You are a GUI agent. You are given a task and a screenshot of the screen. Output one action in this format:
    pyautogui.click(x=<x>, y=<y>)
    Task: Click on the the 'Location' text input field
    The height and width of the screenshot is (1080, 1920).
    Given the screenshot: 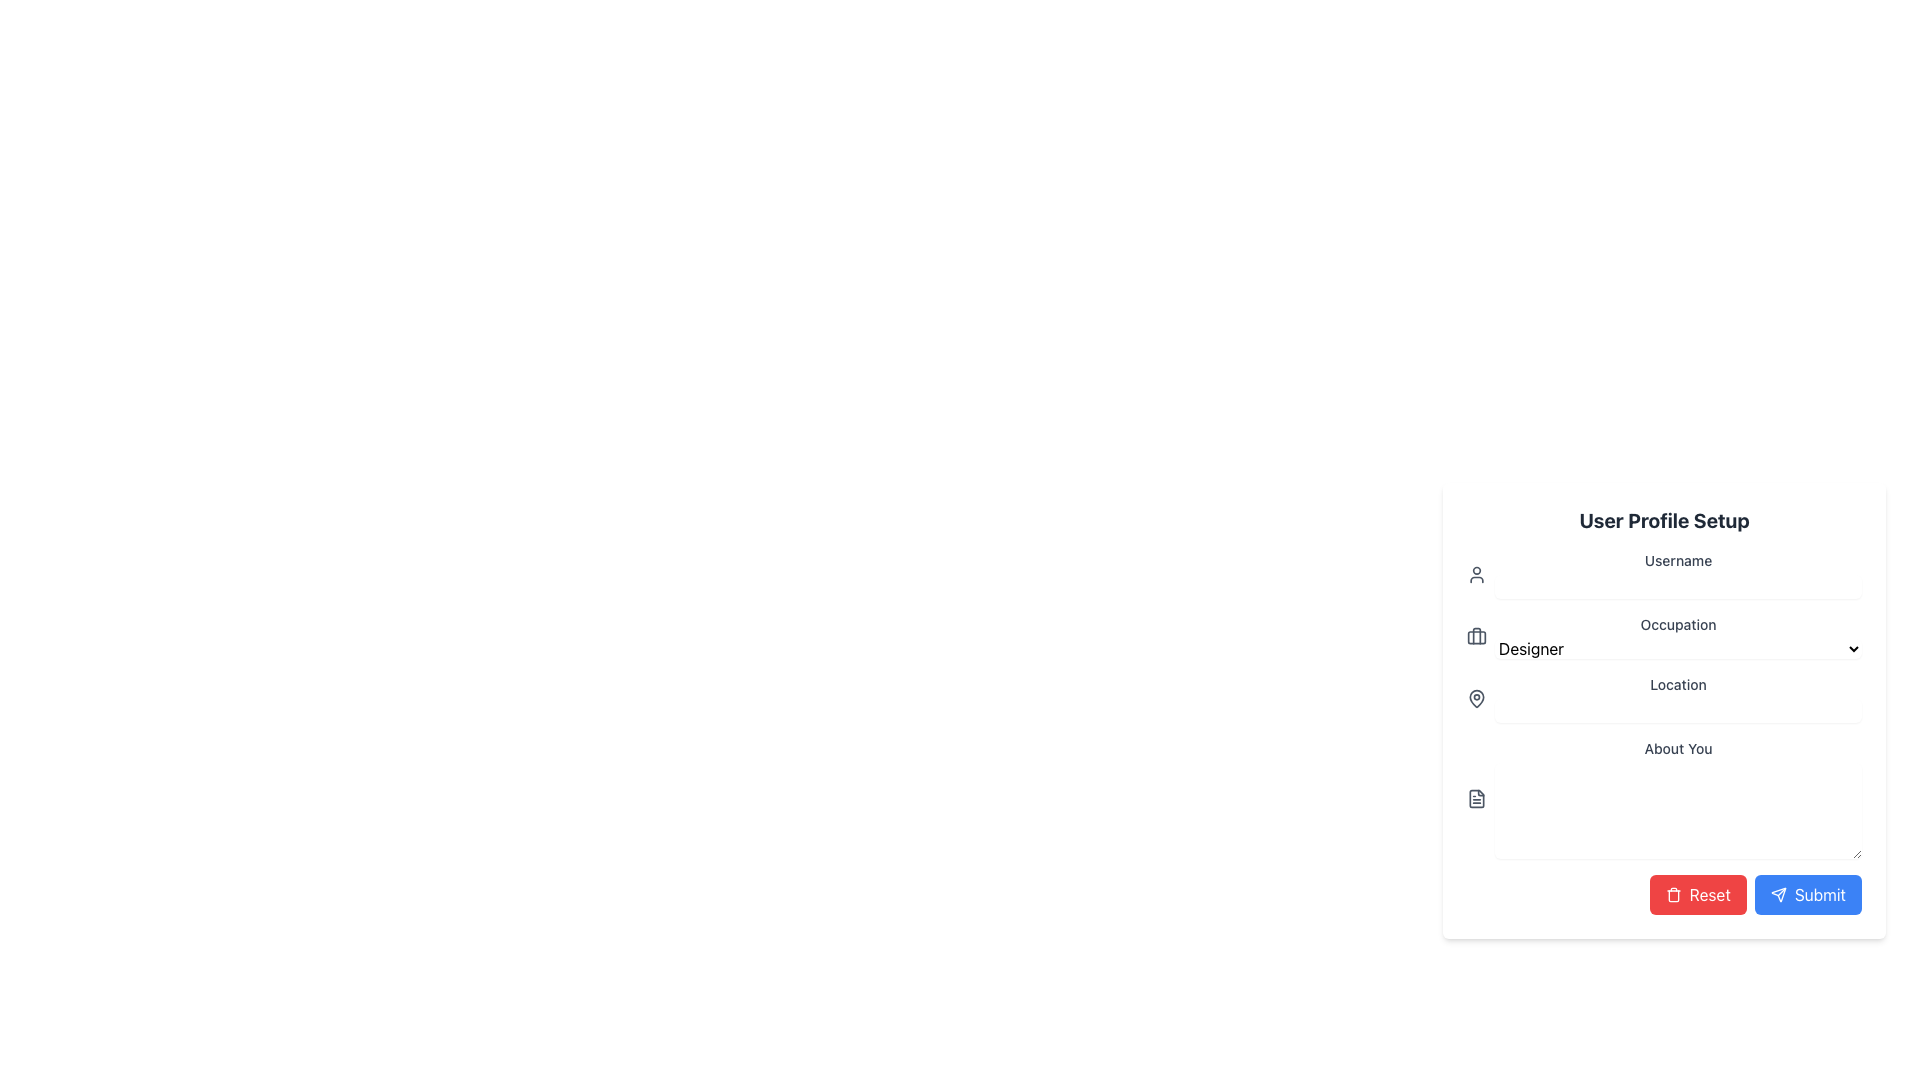 What is the action you would take?
    pyautogui.click(x=1678, y=697)
    